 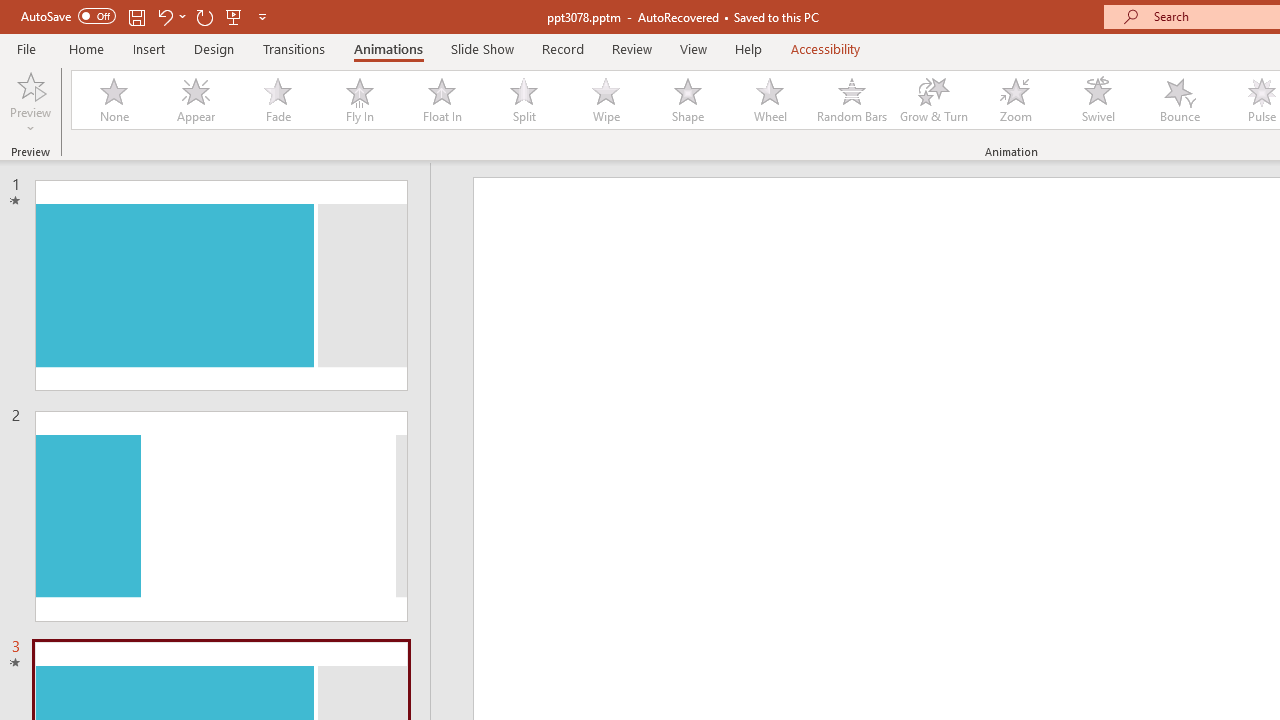 What do you see at coordinates (523, 100) in the screenshot?
I see `'Split'` at bounding box center [523, 100].